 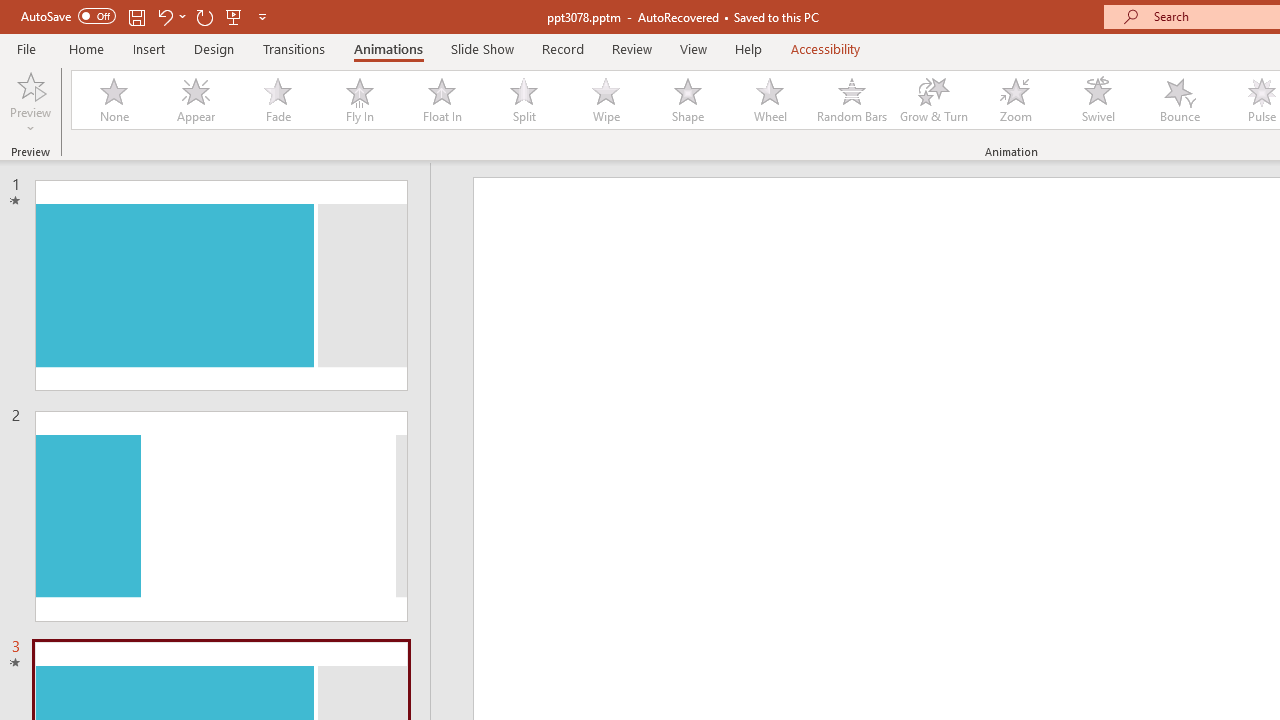 What do you see at coordinates (523, 100) in the screenshot?
I see `'Split'` at bounding box center [523, 100].